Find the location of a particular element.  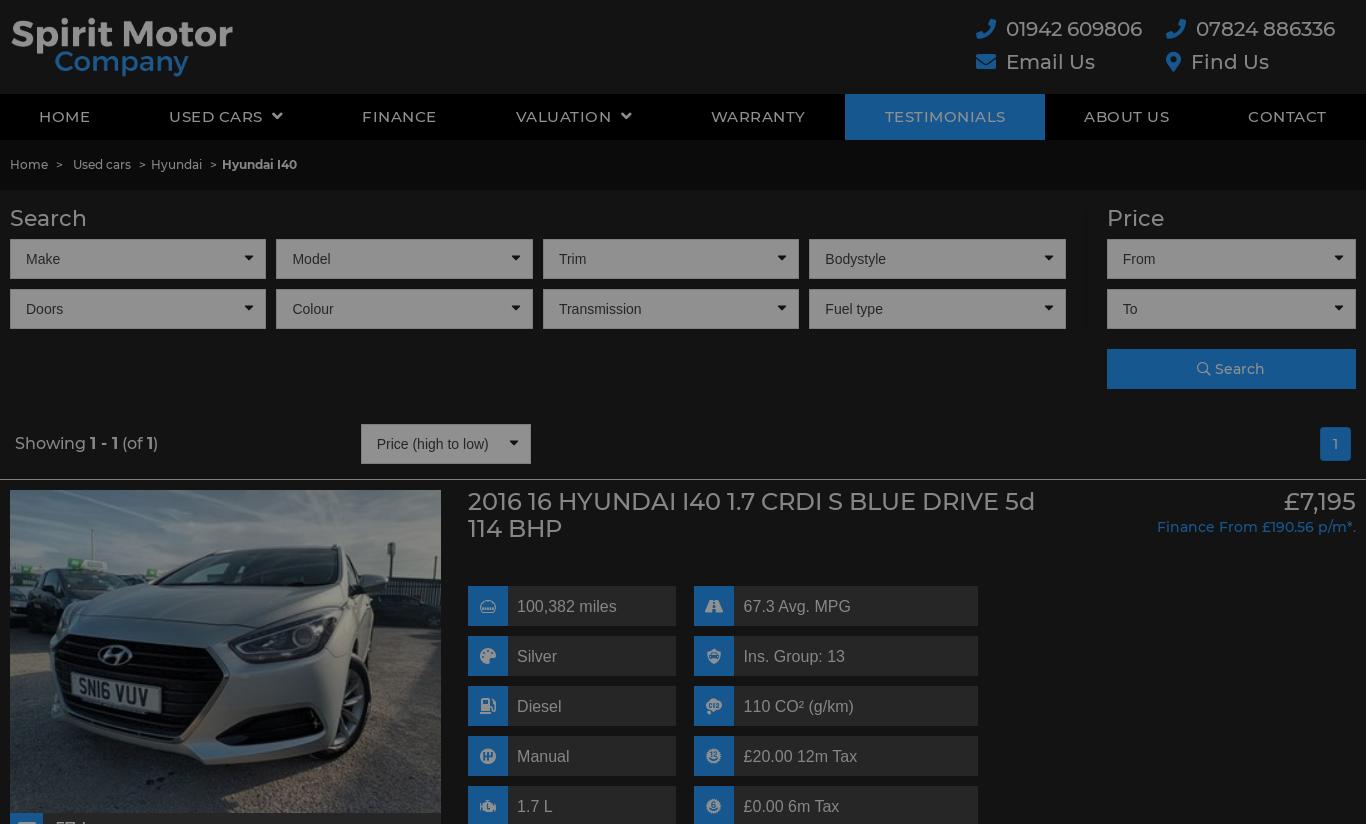

'Used Cars' is located at coordinates (167, 116).